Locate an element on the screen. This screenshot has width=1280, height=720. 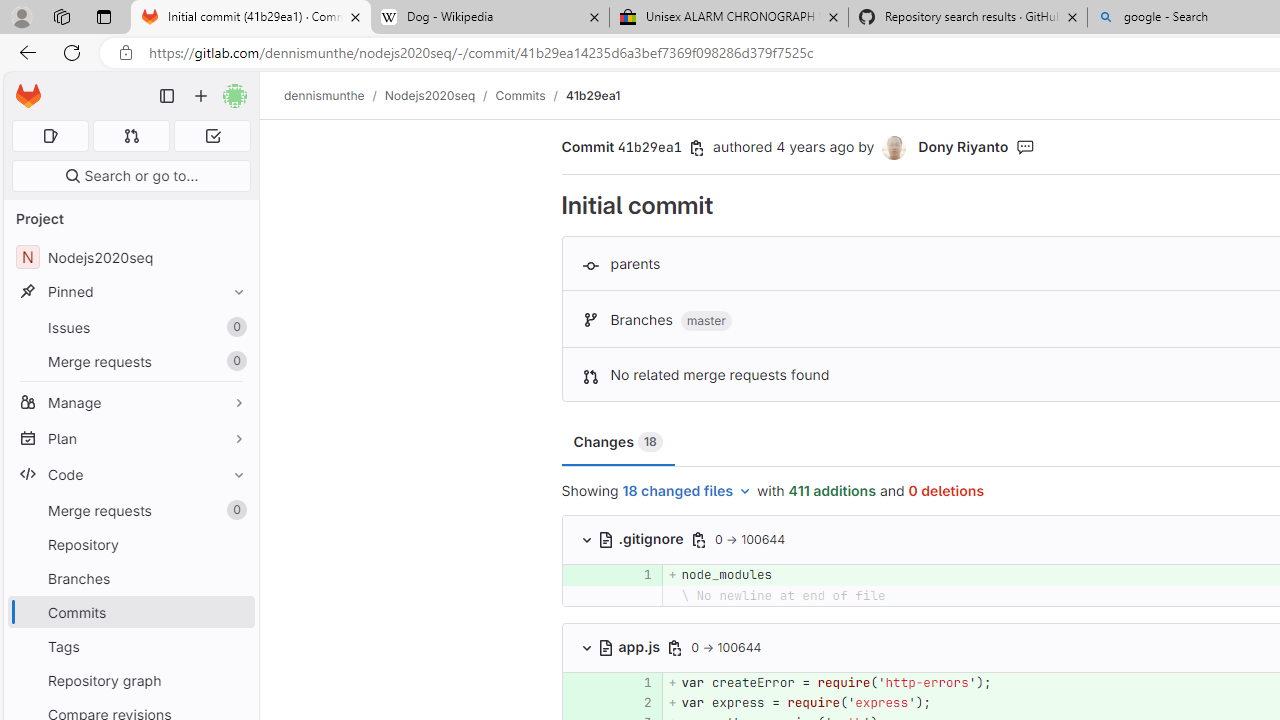
'dennismunthe' is located at coordinates (324, 95).